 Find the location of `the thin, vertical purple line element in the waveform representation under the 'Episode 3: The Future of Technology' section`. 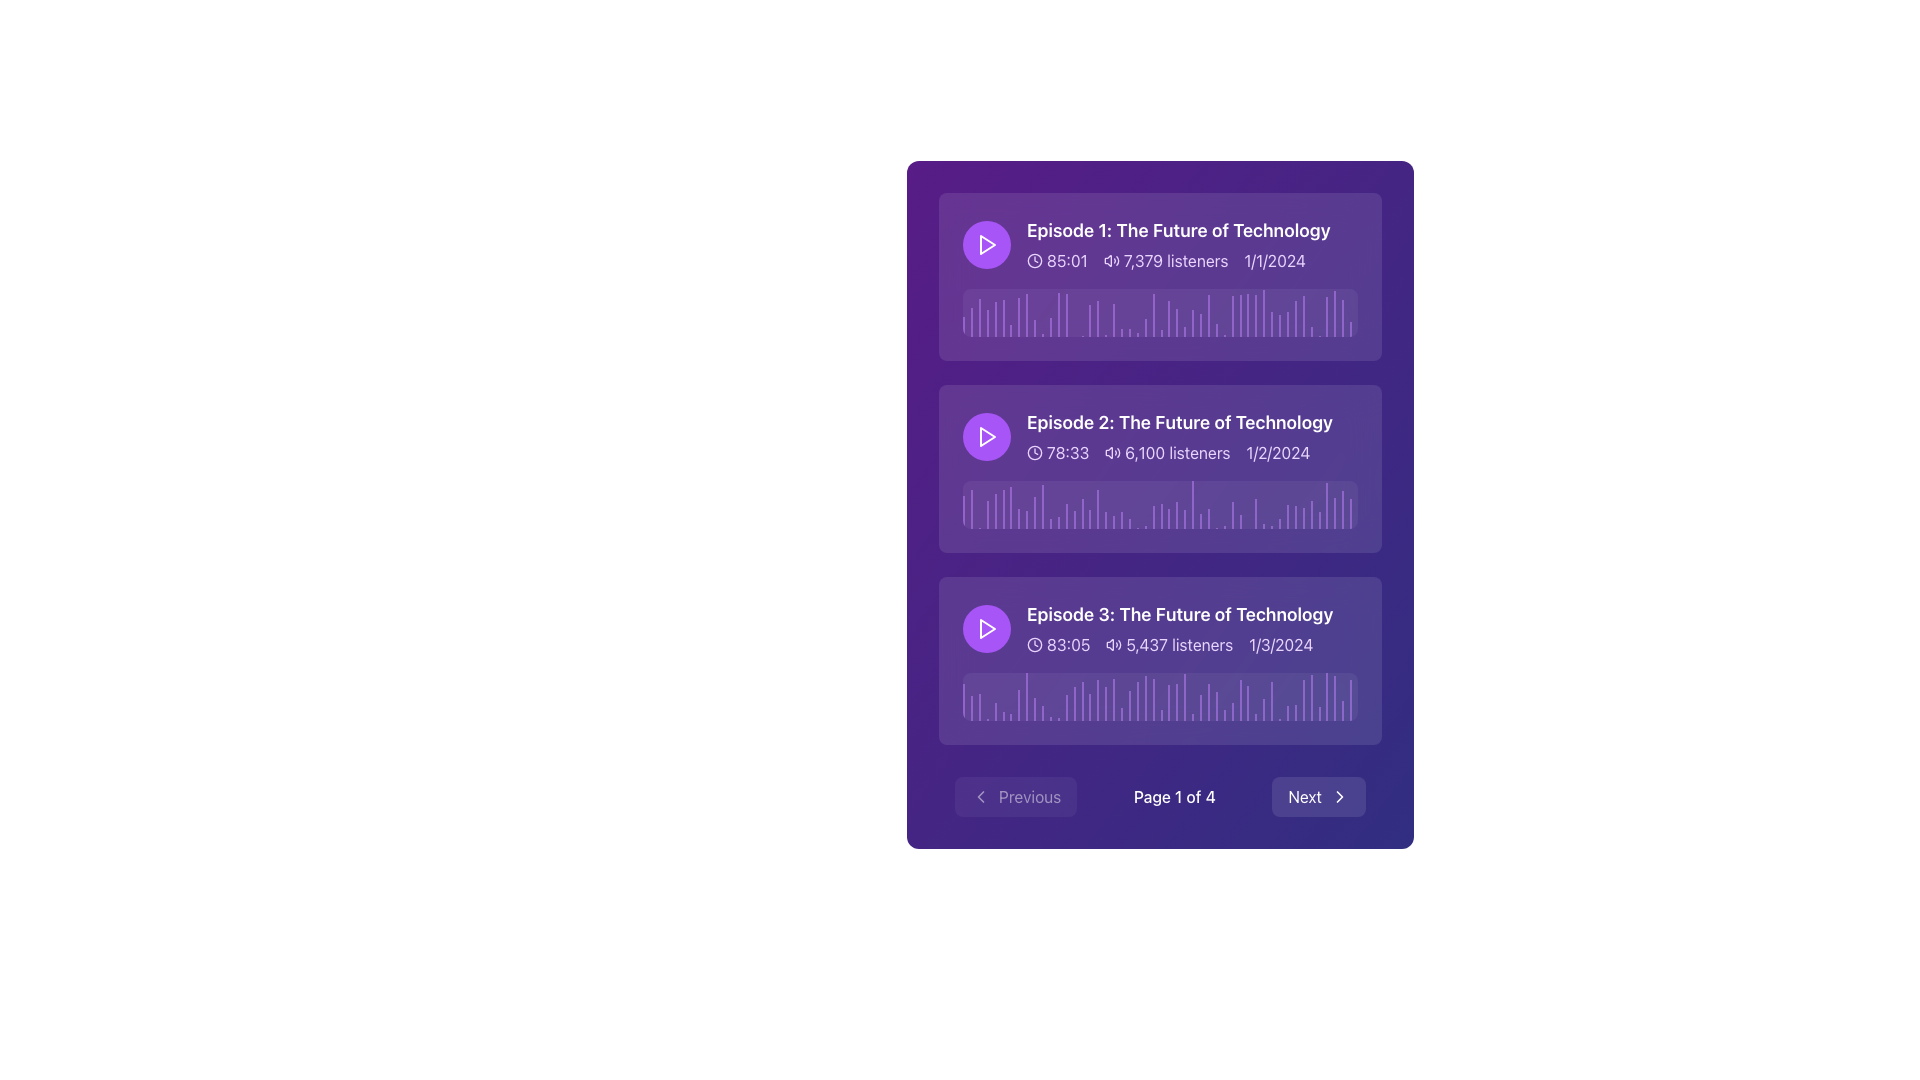

the thin, vertical purple line element in the waveform representation under the 'Episode 3: The Future of Technology' section is located at coordinates (1041, 712).